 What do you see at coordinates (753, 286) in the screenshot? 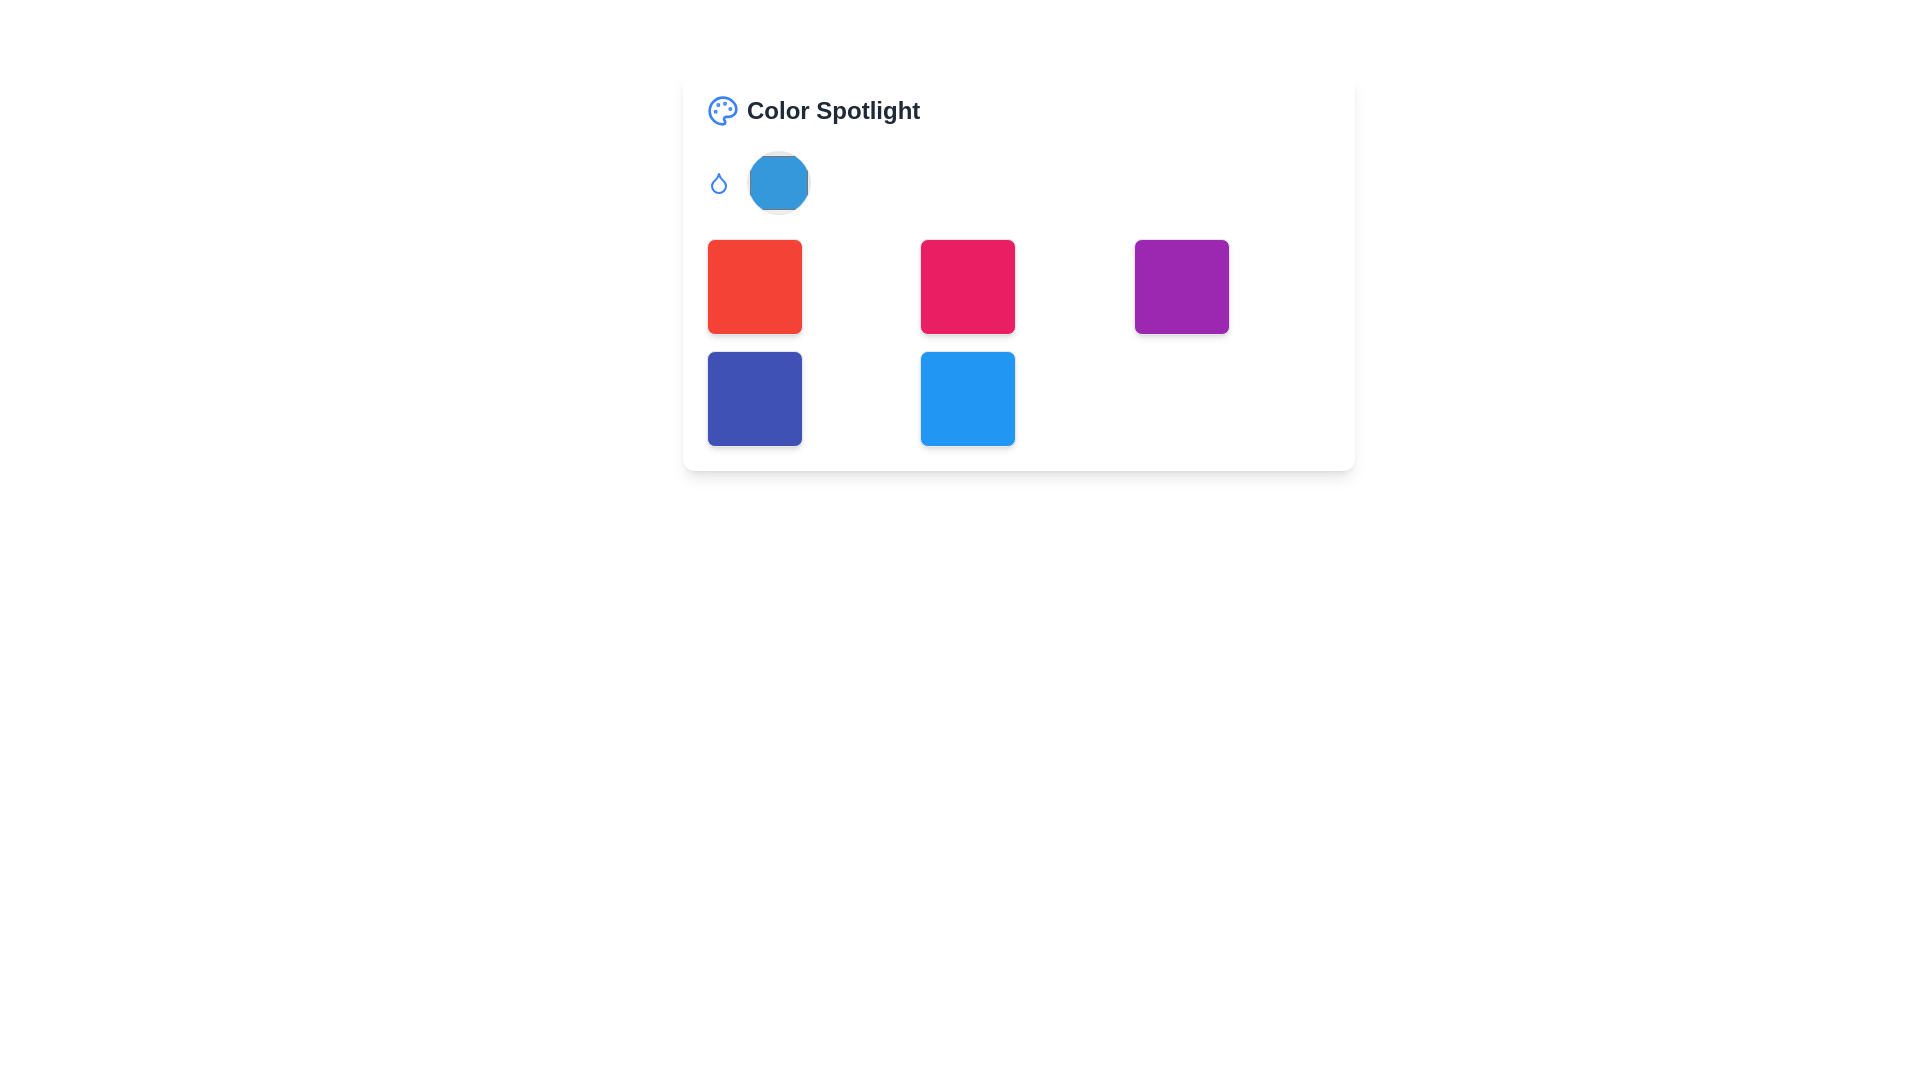
I see `the upper-left clickable color square` at bounding box center [753, 286].